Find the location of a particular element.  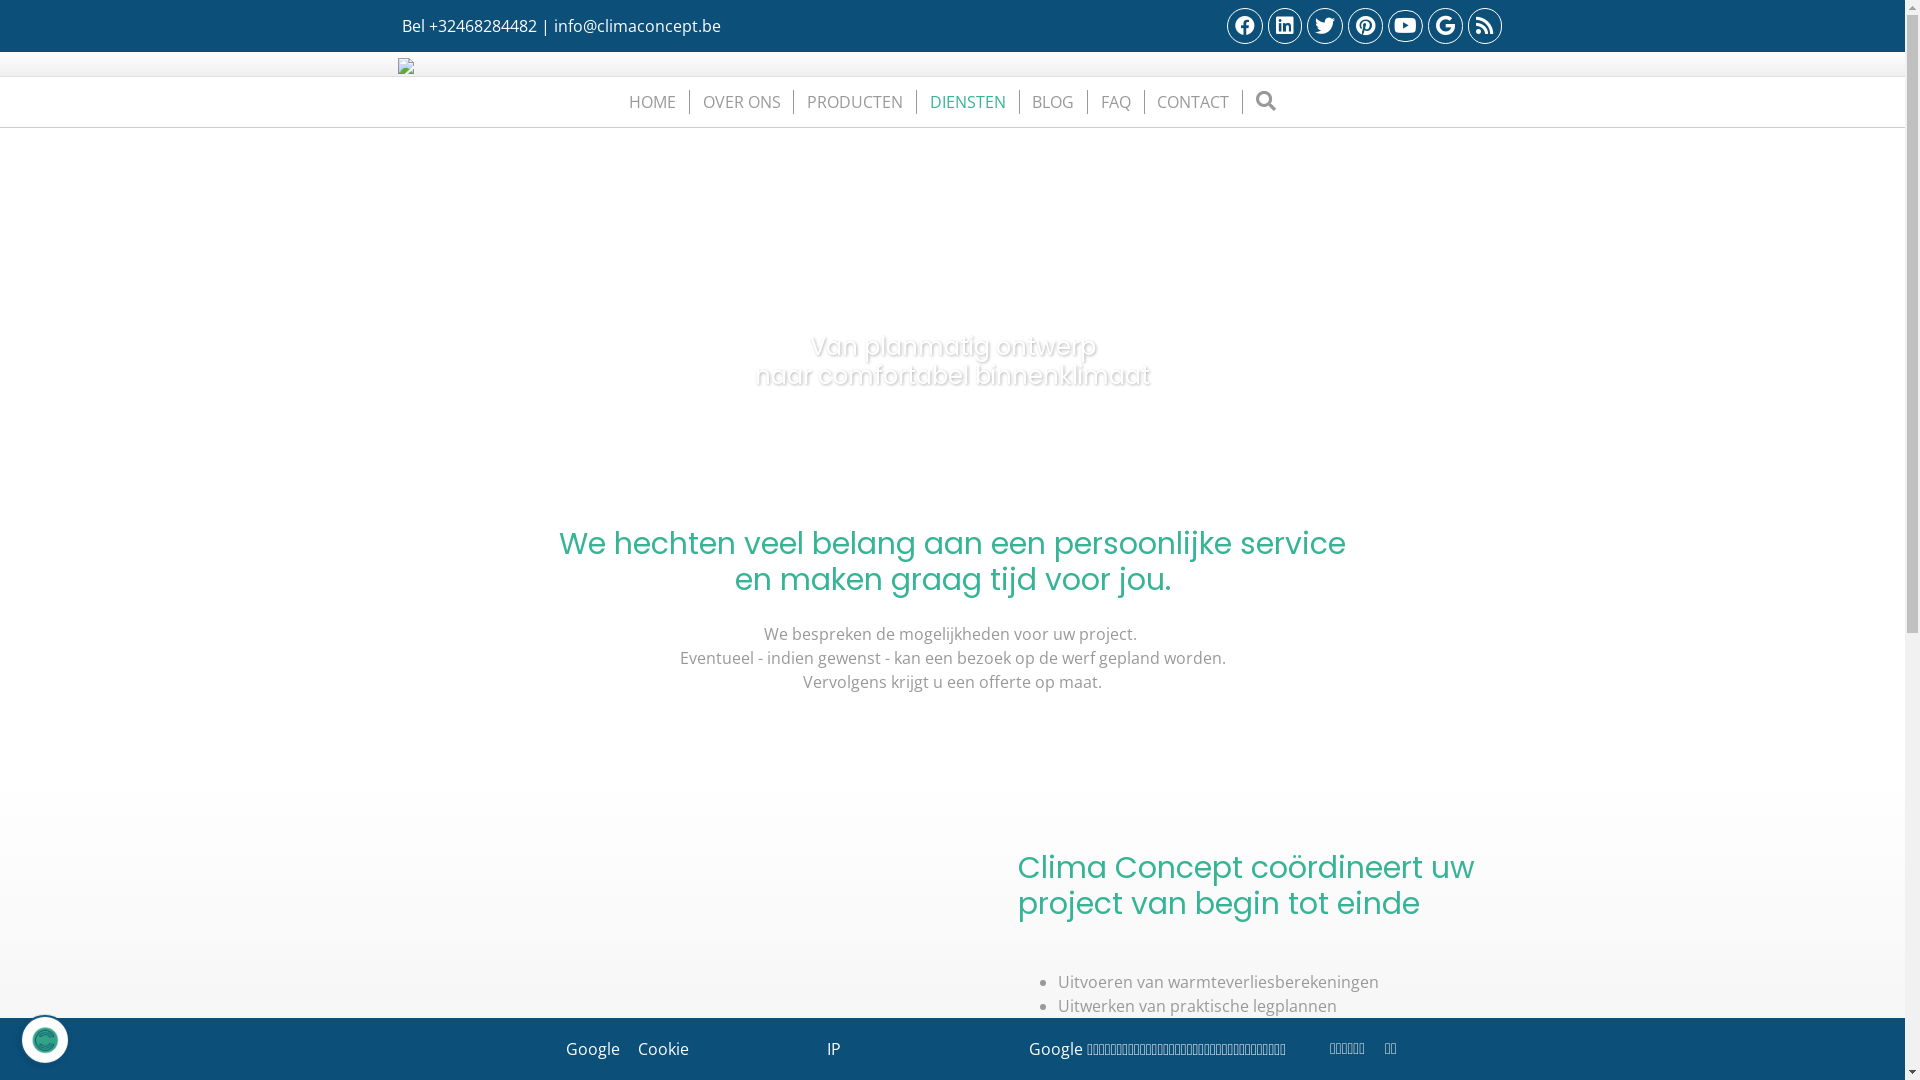

'HOME' is located at coordinates (652, 101).